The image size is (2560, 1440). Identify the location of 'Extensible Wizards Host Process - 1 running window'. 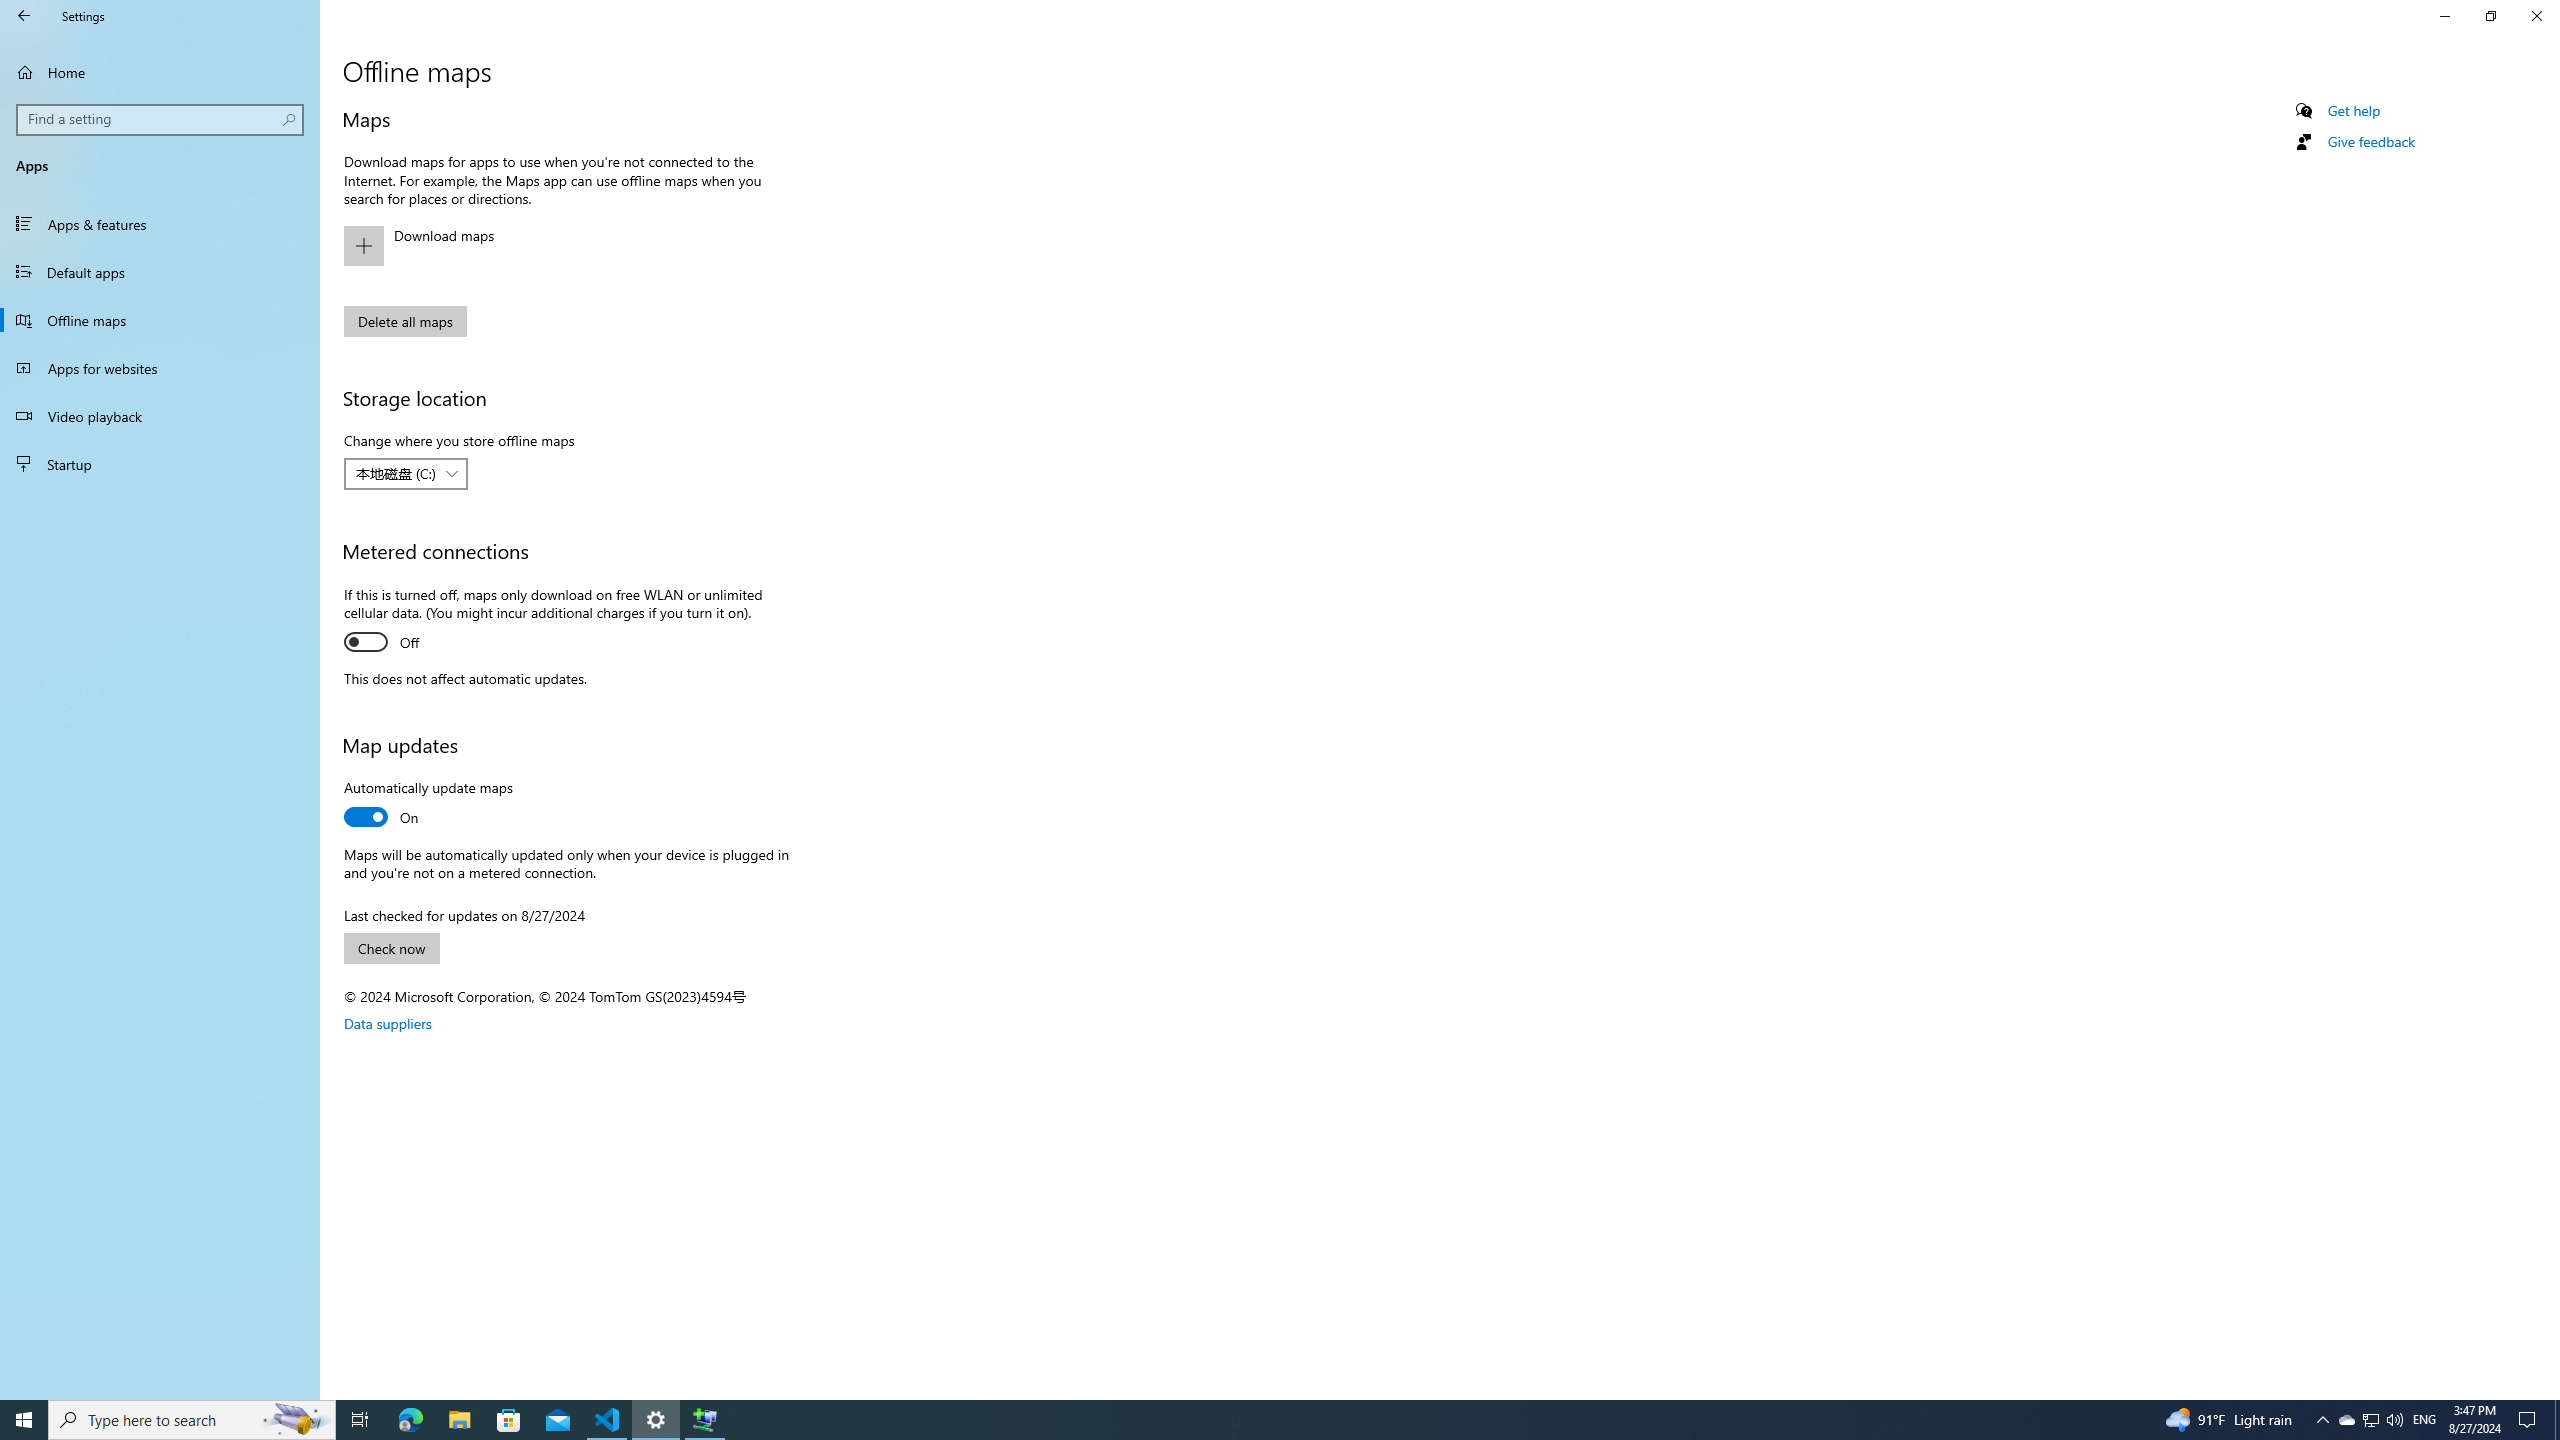
(705, 1418).